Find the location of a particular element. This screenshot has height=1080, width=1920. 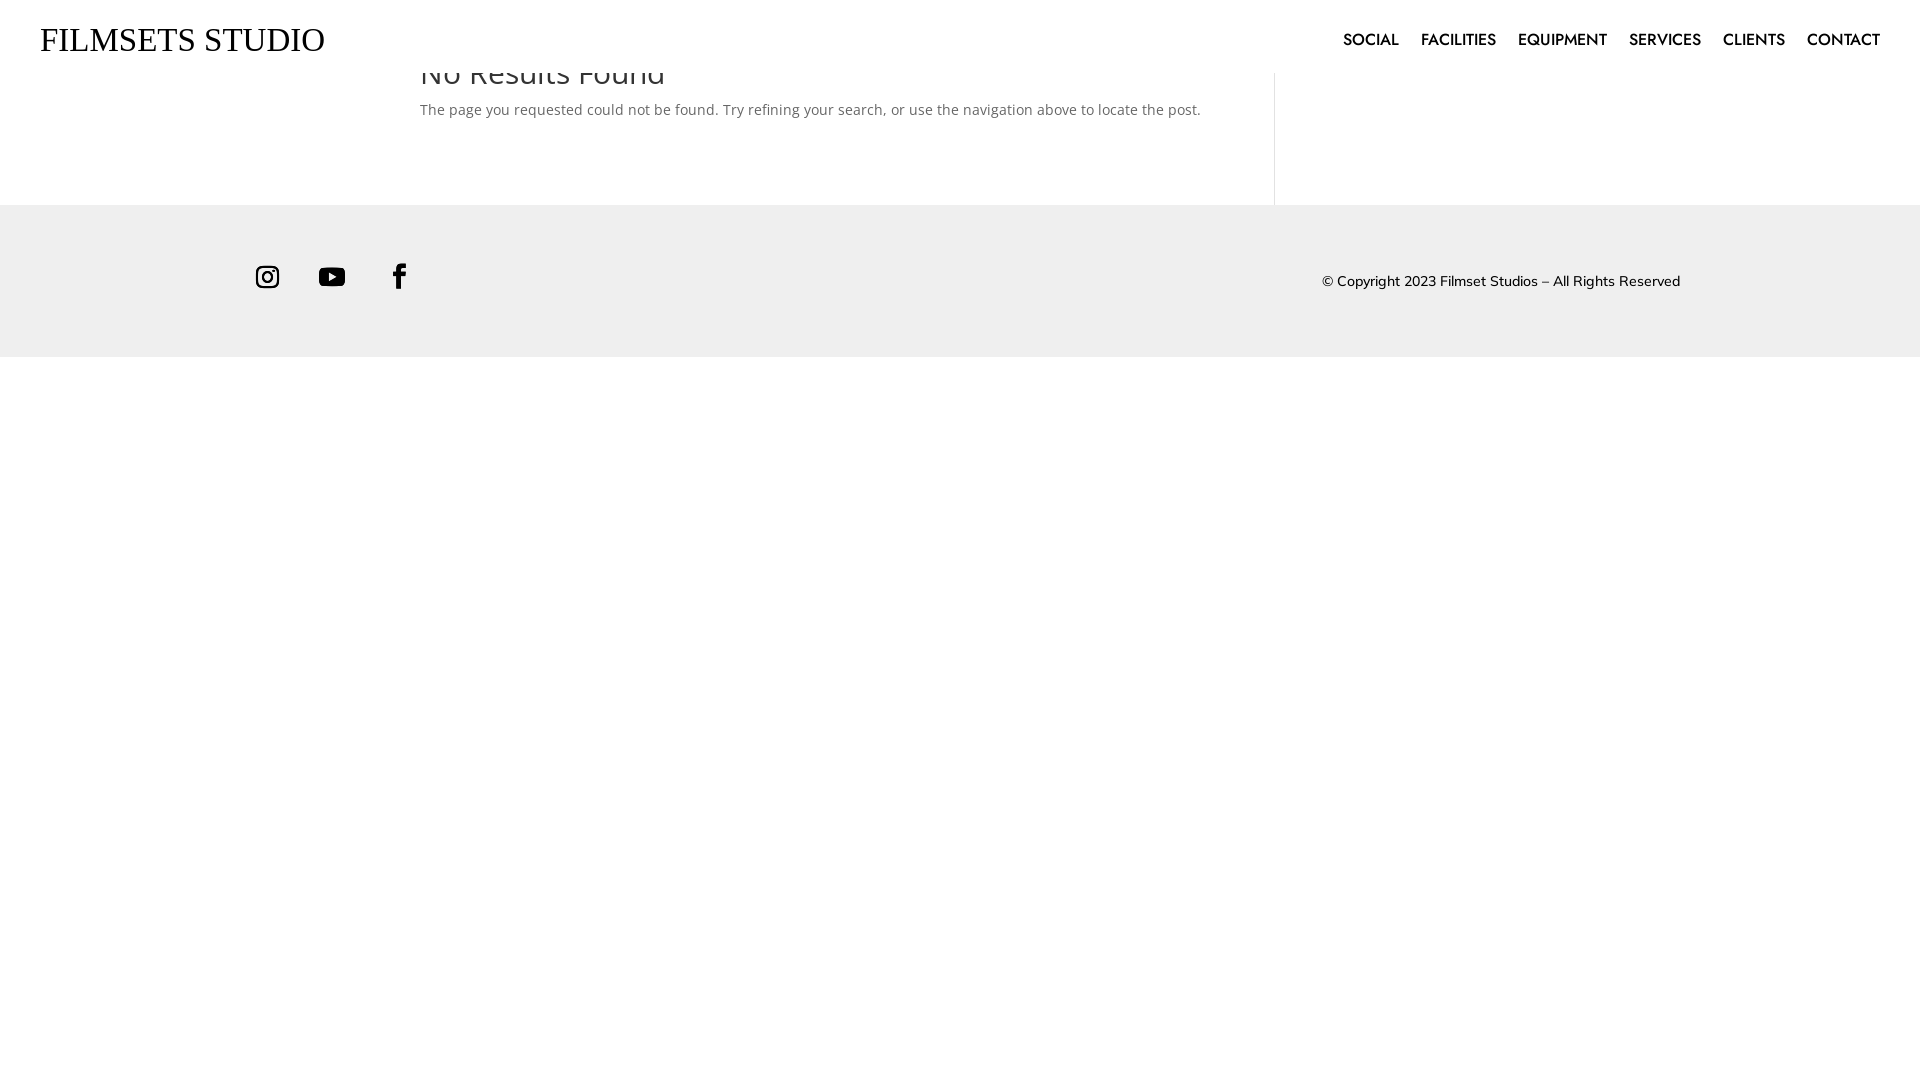

'SOCIAL' is located at coordinates (1343, 43).